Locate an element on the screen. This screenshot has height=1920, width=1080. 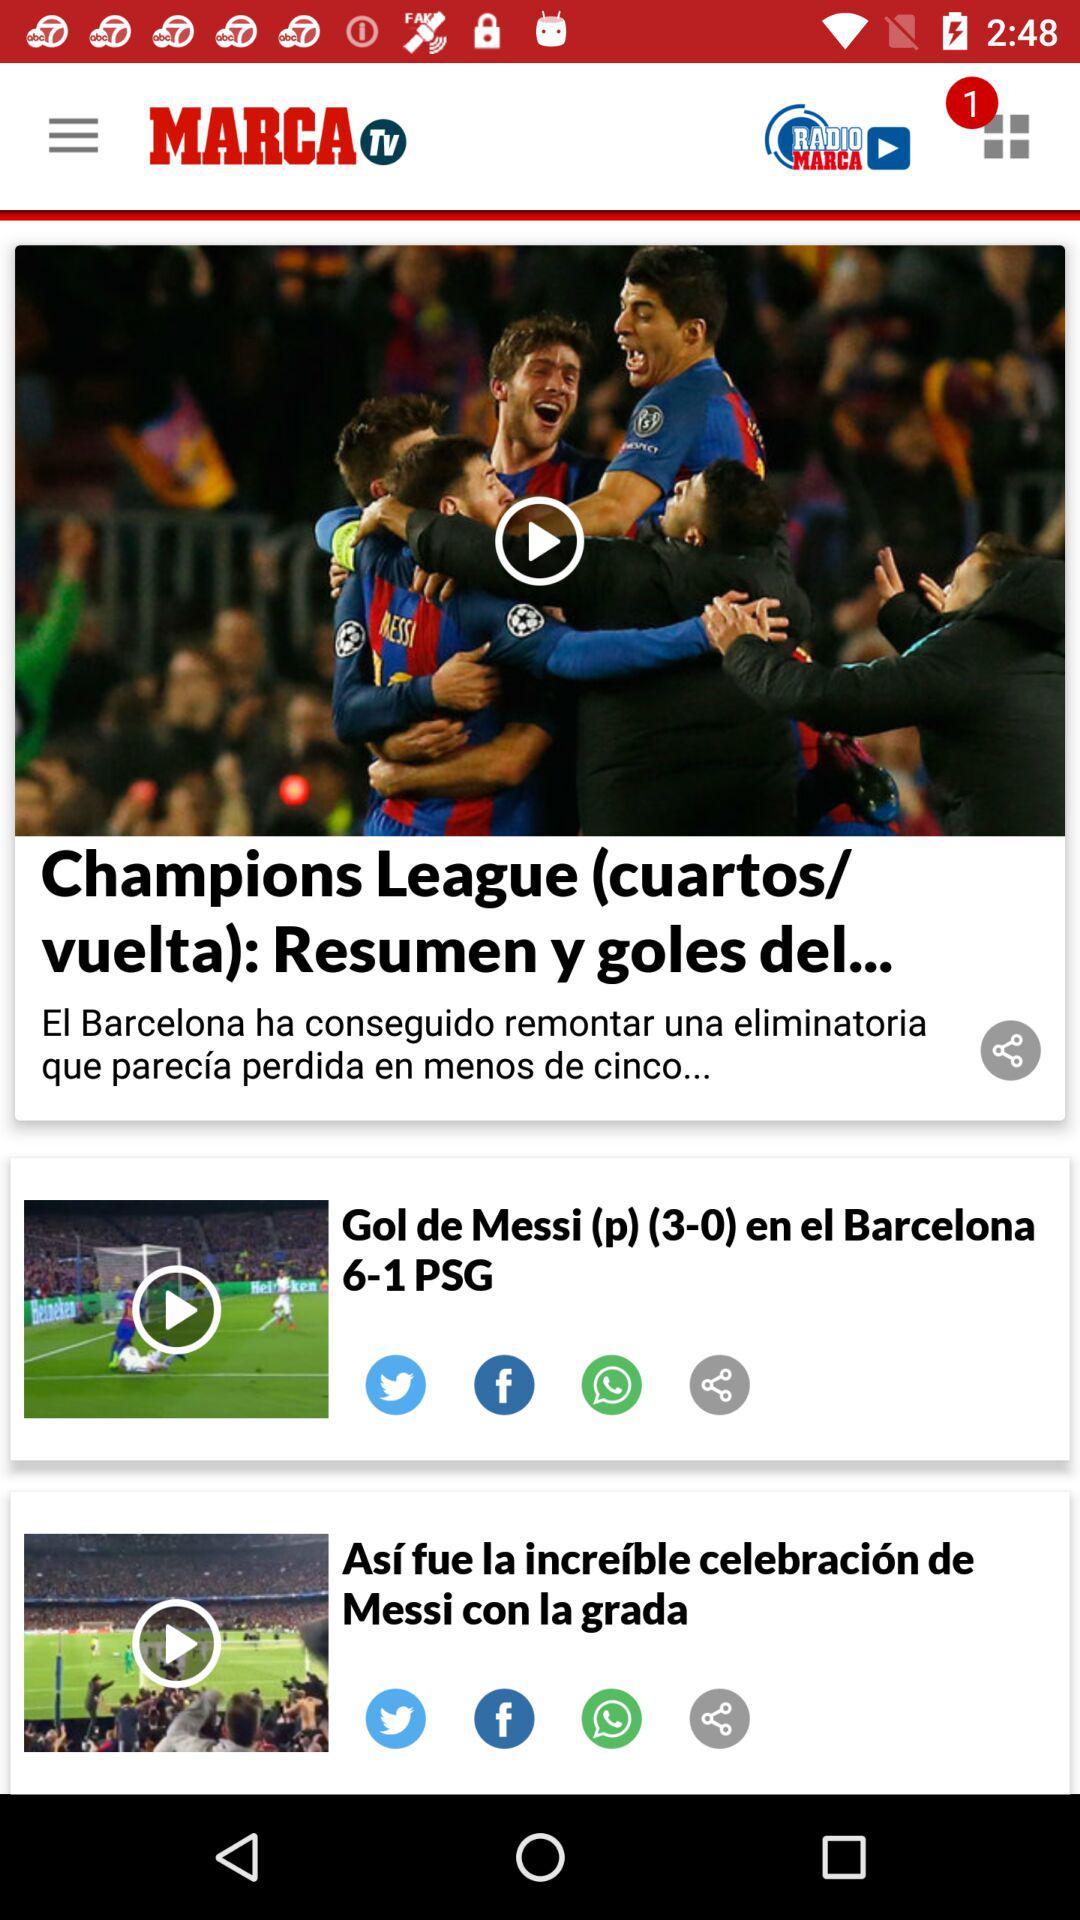
facebook icon is located at coordinates (503, 1717).